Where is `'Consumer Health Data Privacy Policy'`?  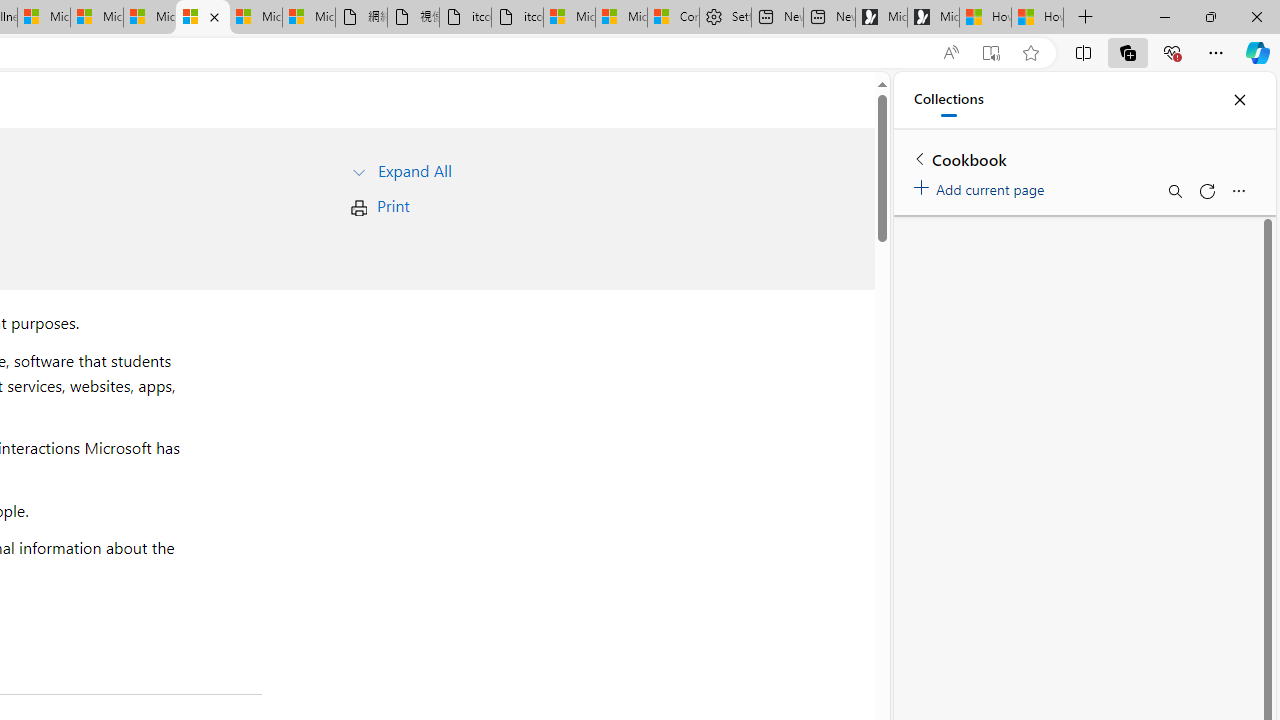 'Consumer Health Data Privacy Policy' is located at coordinates (673, 17).